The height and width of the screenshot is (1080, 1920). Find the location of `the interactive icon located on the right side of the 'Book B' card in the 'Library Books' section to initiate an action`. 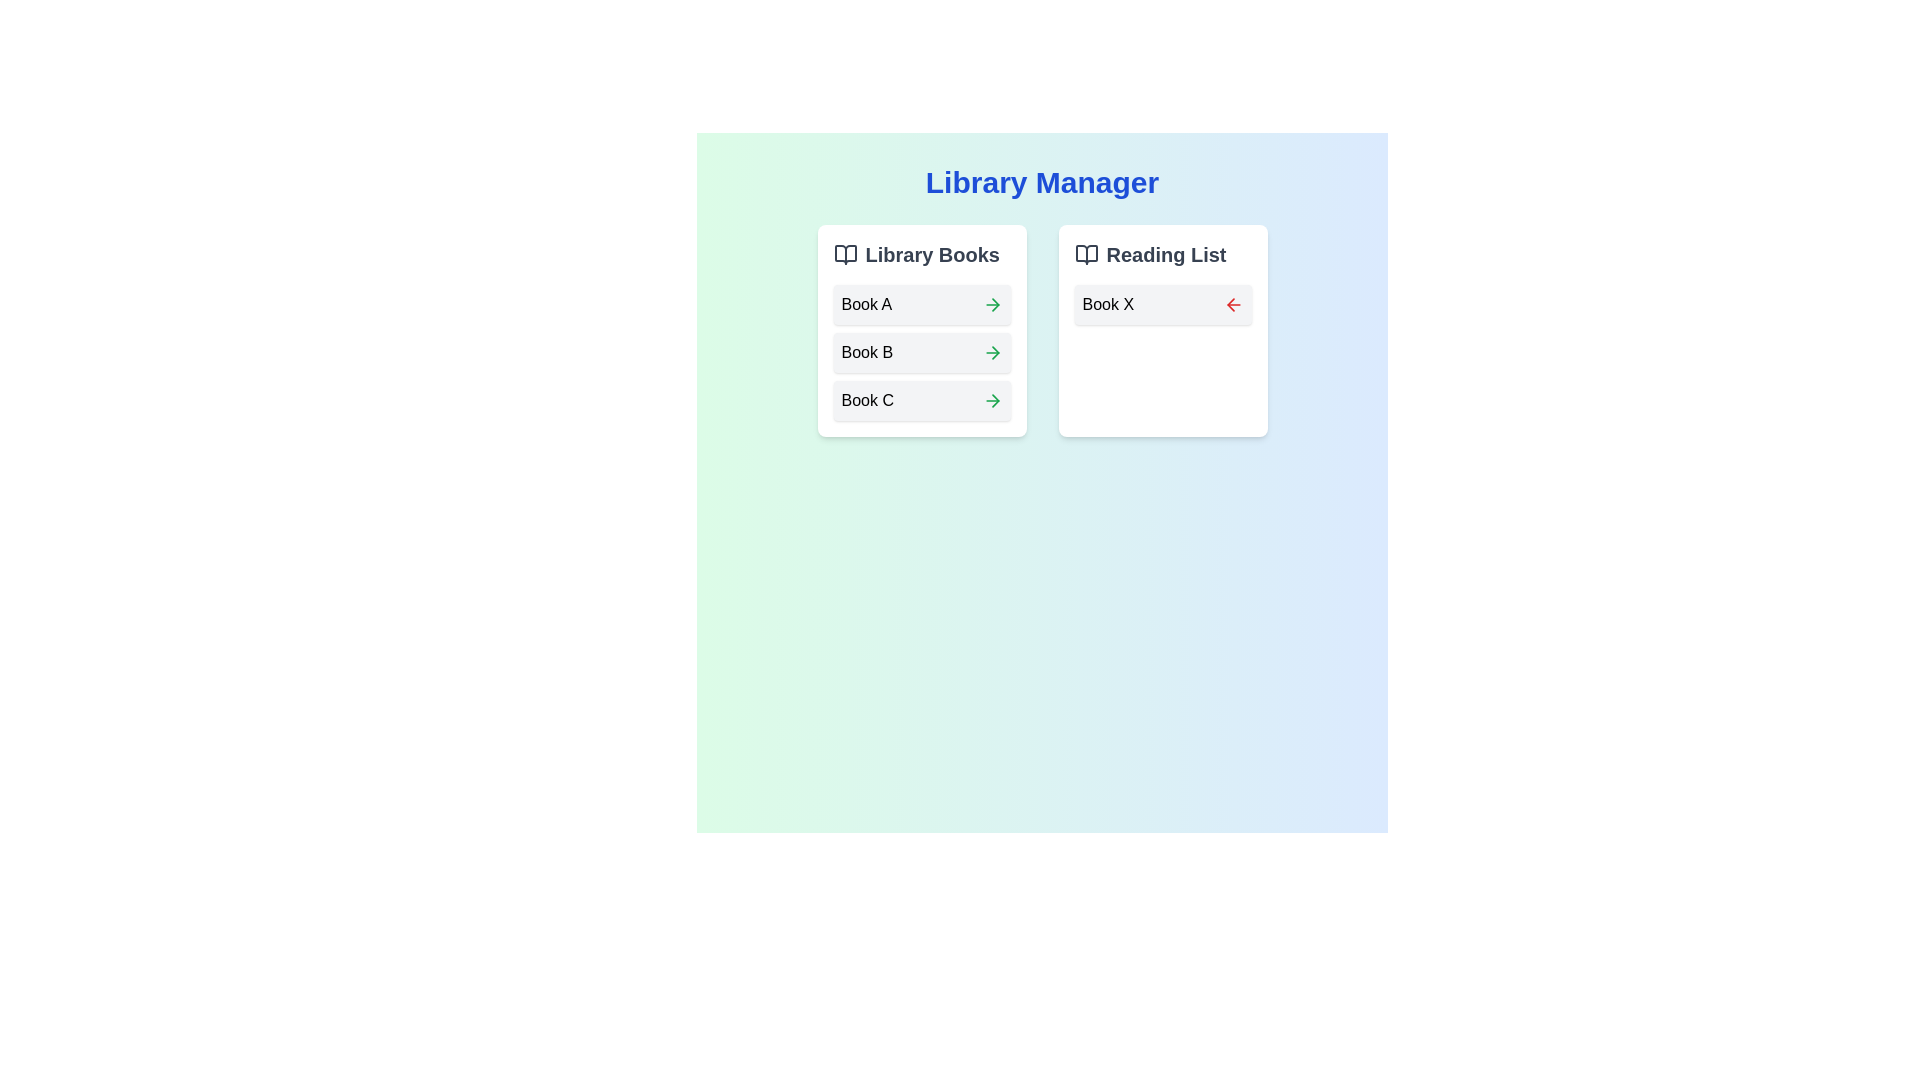

the interactive icon located on the right side of the 'Book B' card in the 'Library Books' section to initiate an action is located at coordinates (992, 352).